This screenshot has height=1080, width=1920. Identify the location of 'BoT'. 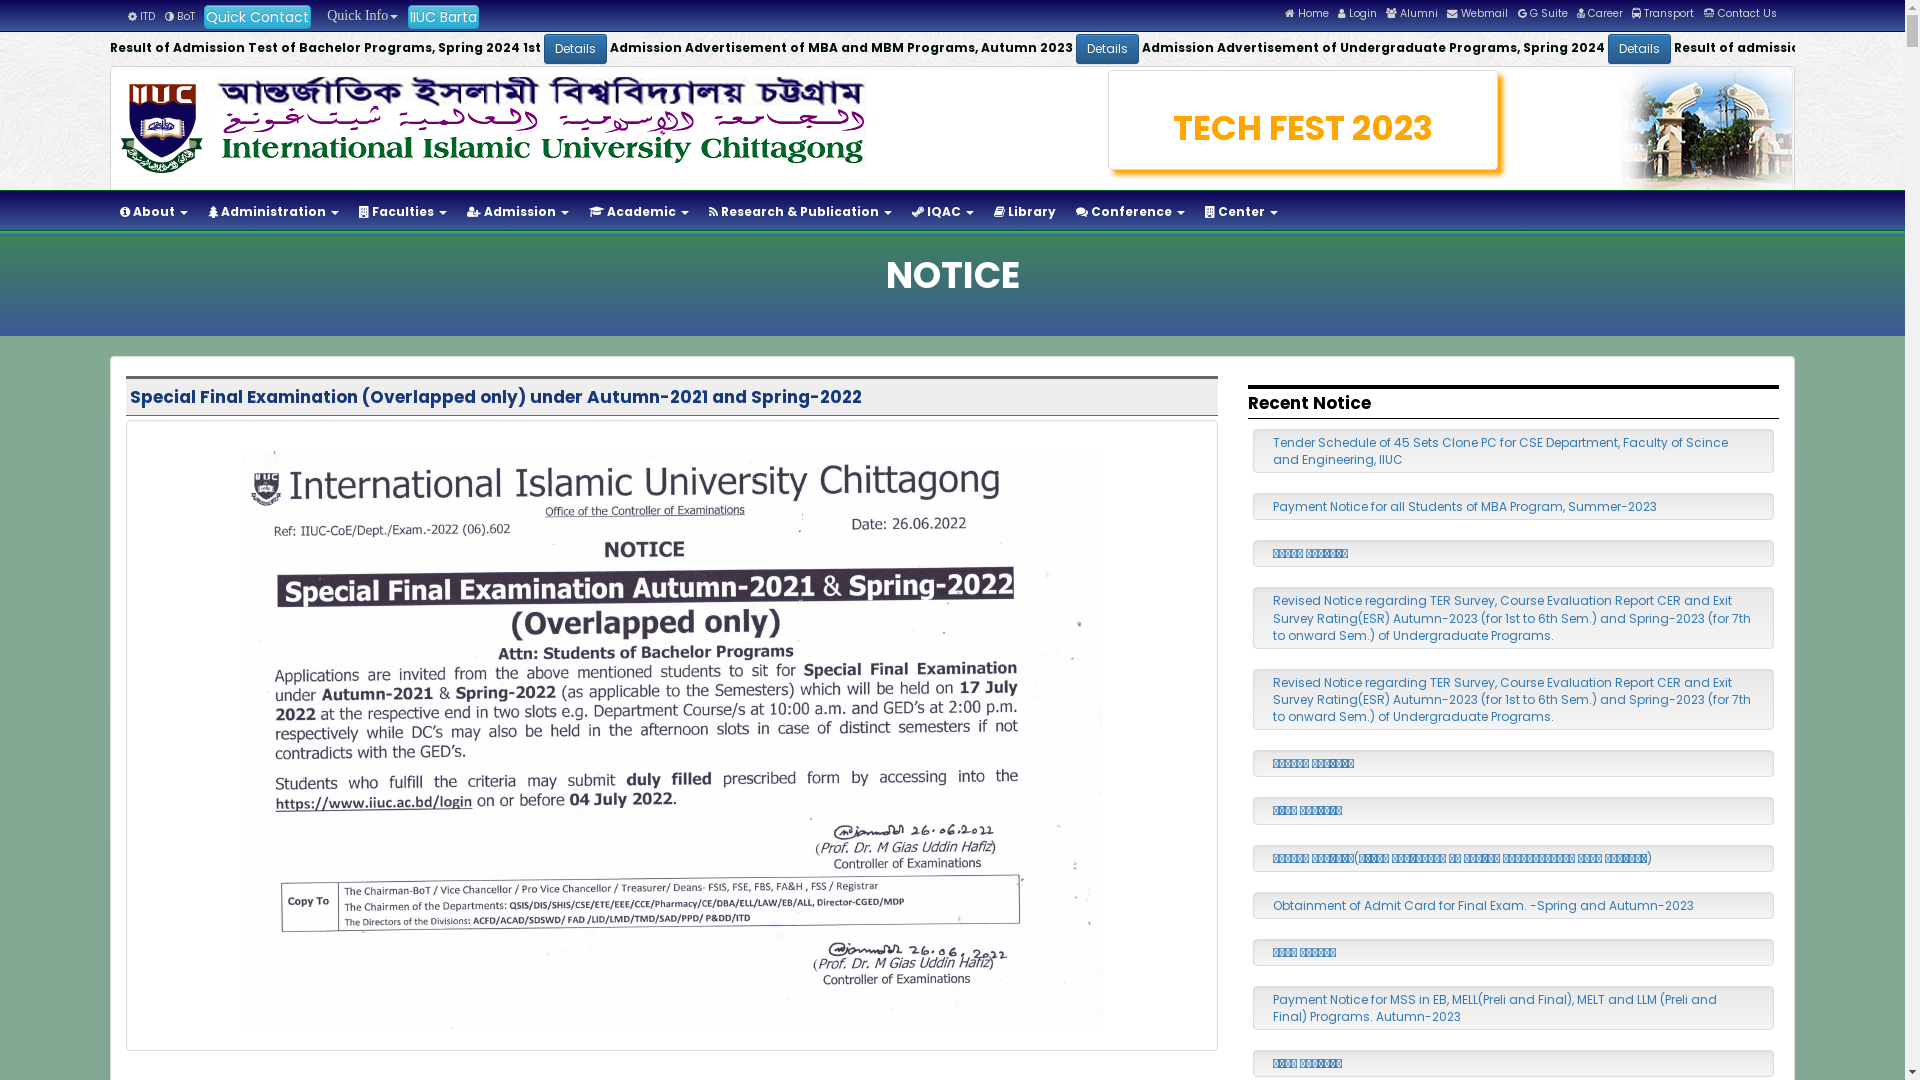
(180, 16).